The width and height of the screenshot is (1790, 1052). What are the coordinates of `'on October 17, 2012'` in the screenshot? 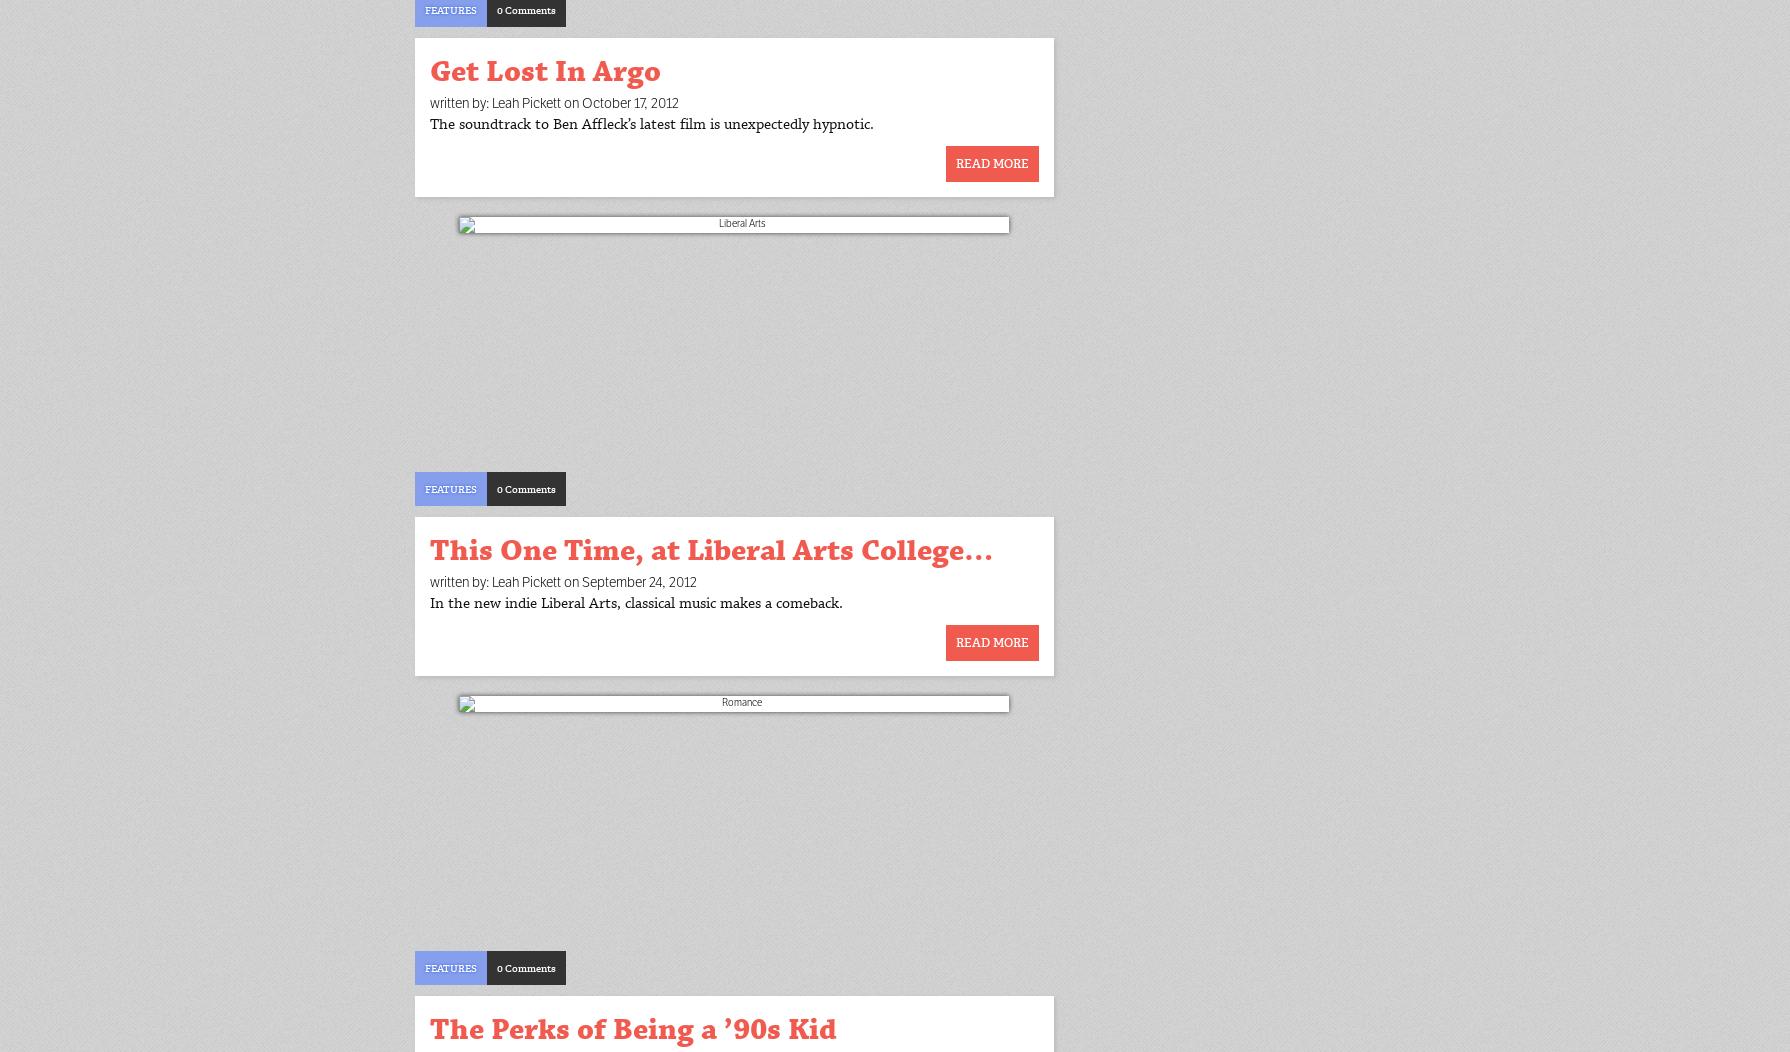 It's located at (620, 102).